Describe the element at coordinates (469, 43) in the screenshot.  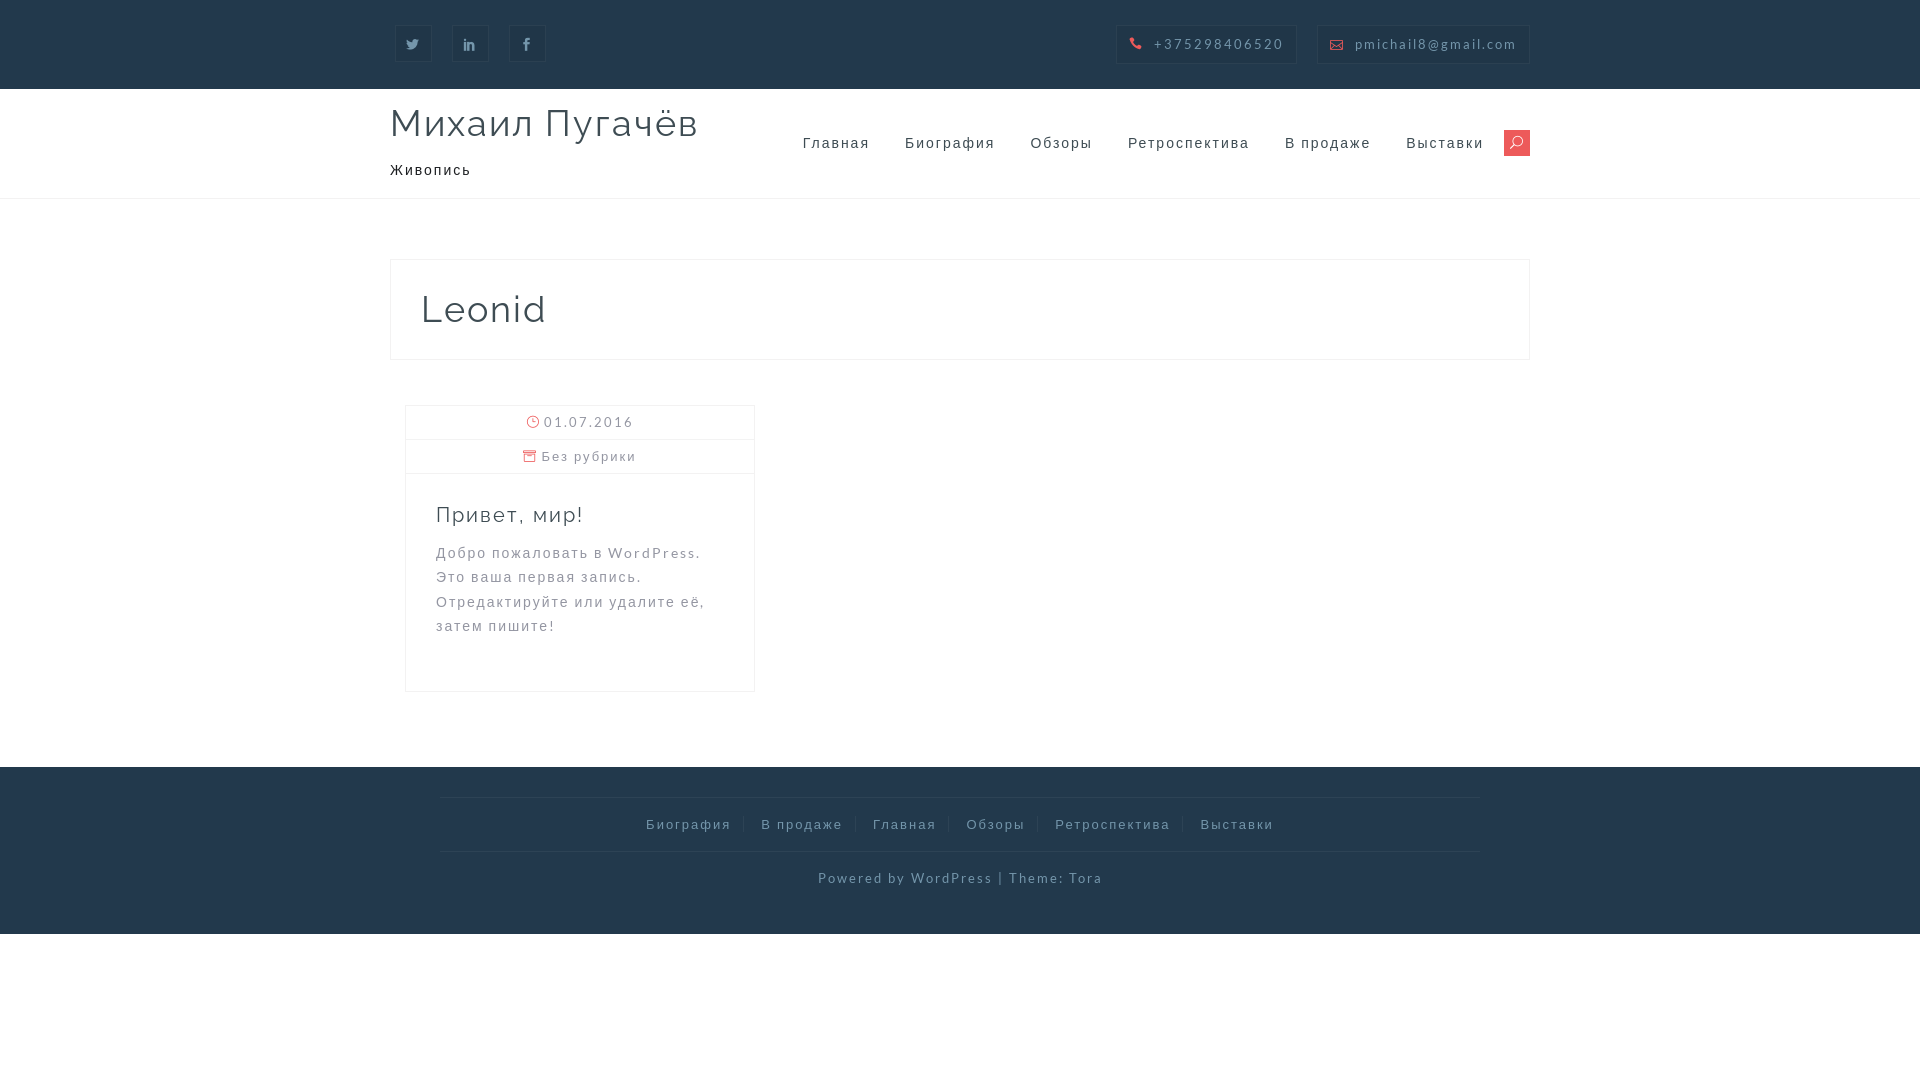
I see `'LI'` at that location.